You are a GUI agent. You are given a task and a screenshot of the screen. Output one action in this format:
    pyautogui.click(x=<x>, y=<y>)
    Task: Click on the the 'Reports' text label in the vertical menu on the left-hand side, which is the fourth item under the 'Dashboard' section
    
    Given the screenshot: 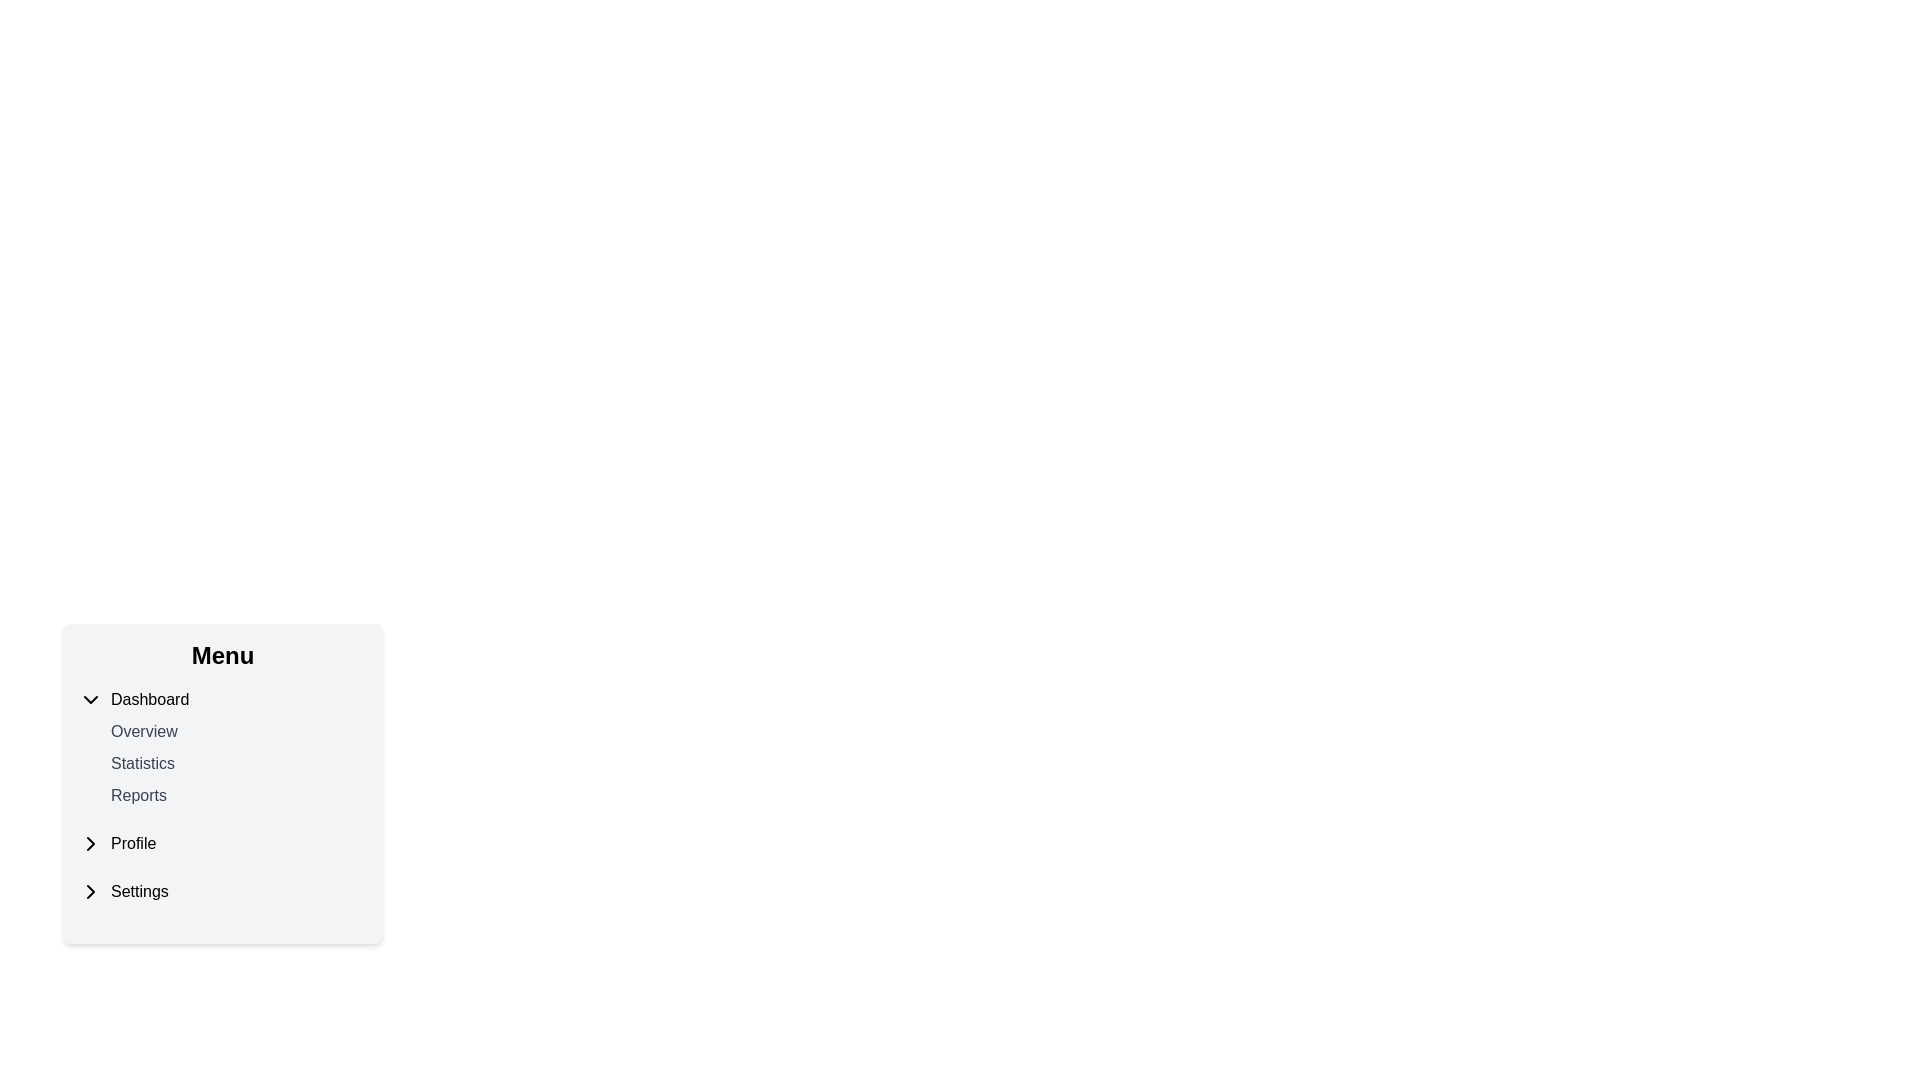 What is the action you would take?
    pyautogui.click(x=138, y=794)
    